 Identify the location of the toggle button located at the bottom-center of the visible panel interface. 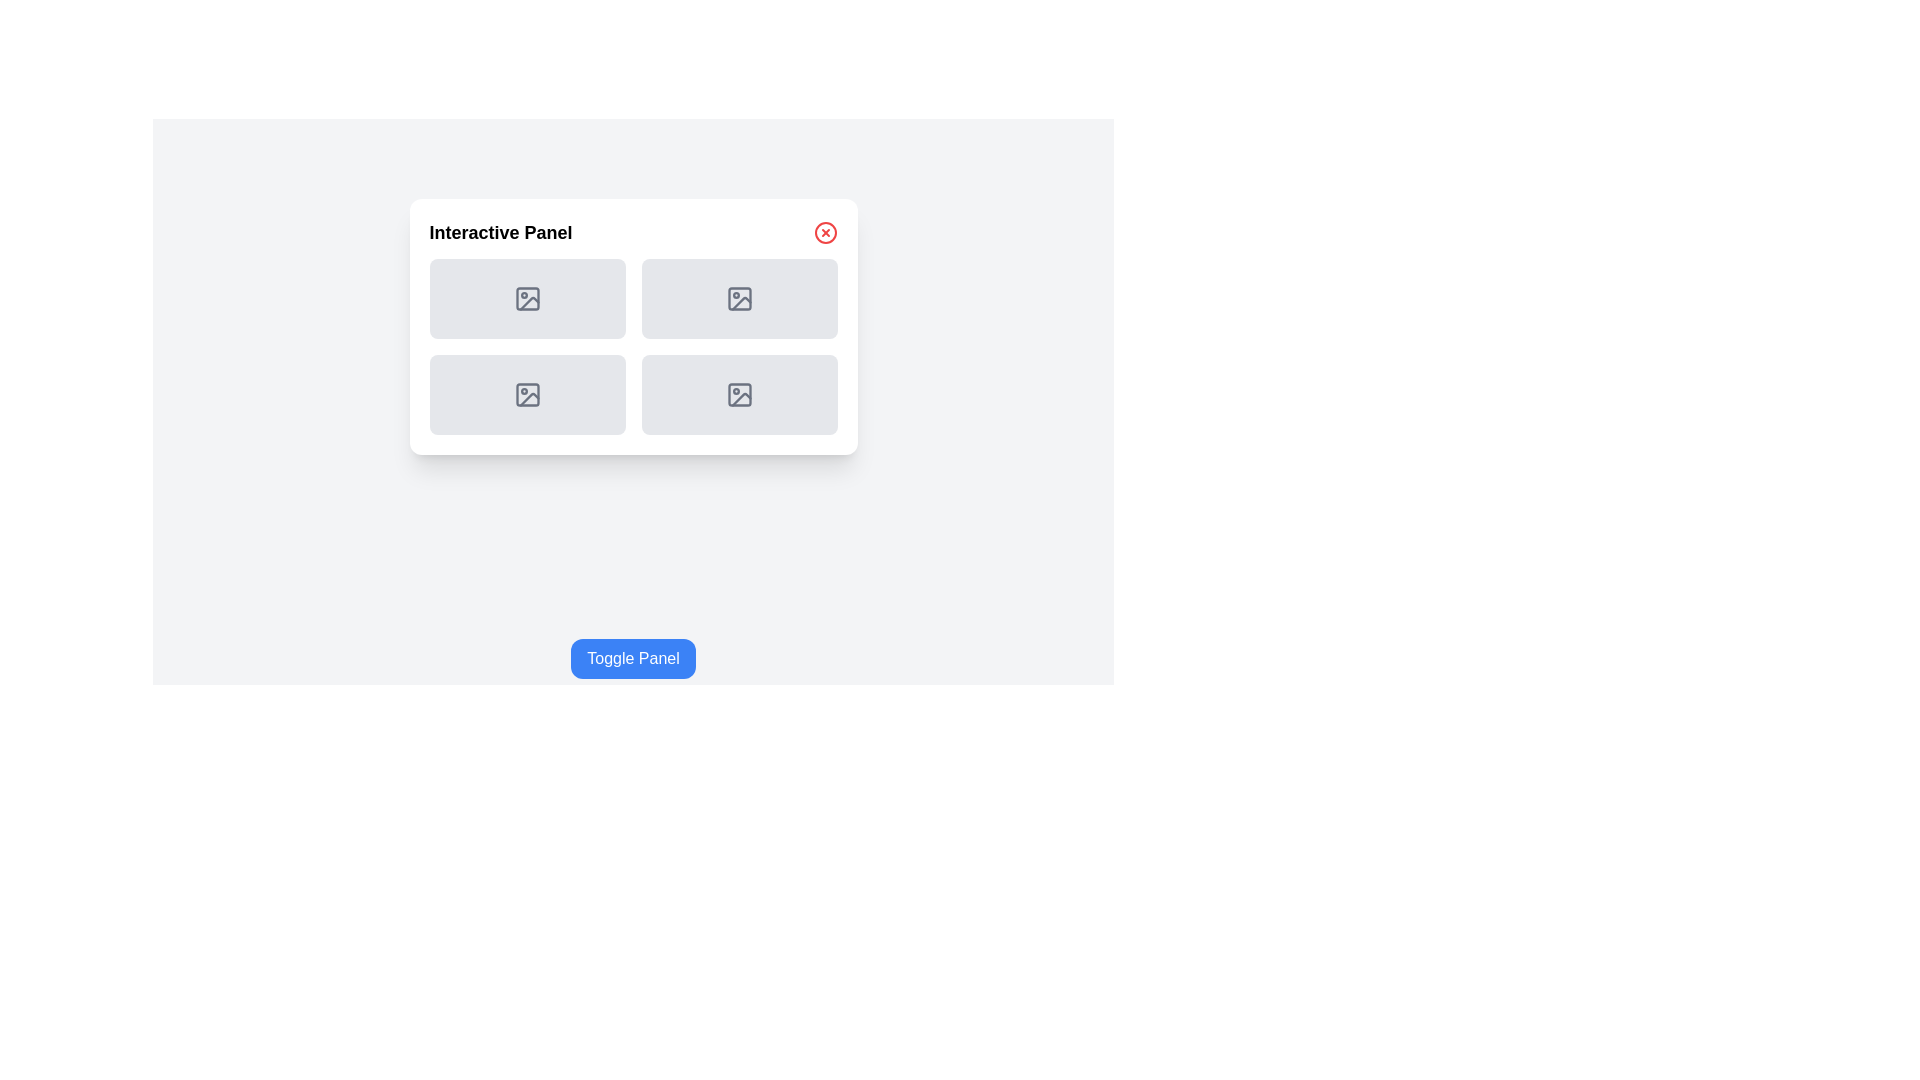
(632, 659).